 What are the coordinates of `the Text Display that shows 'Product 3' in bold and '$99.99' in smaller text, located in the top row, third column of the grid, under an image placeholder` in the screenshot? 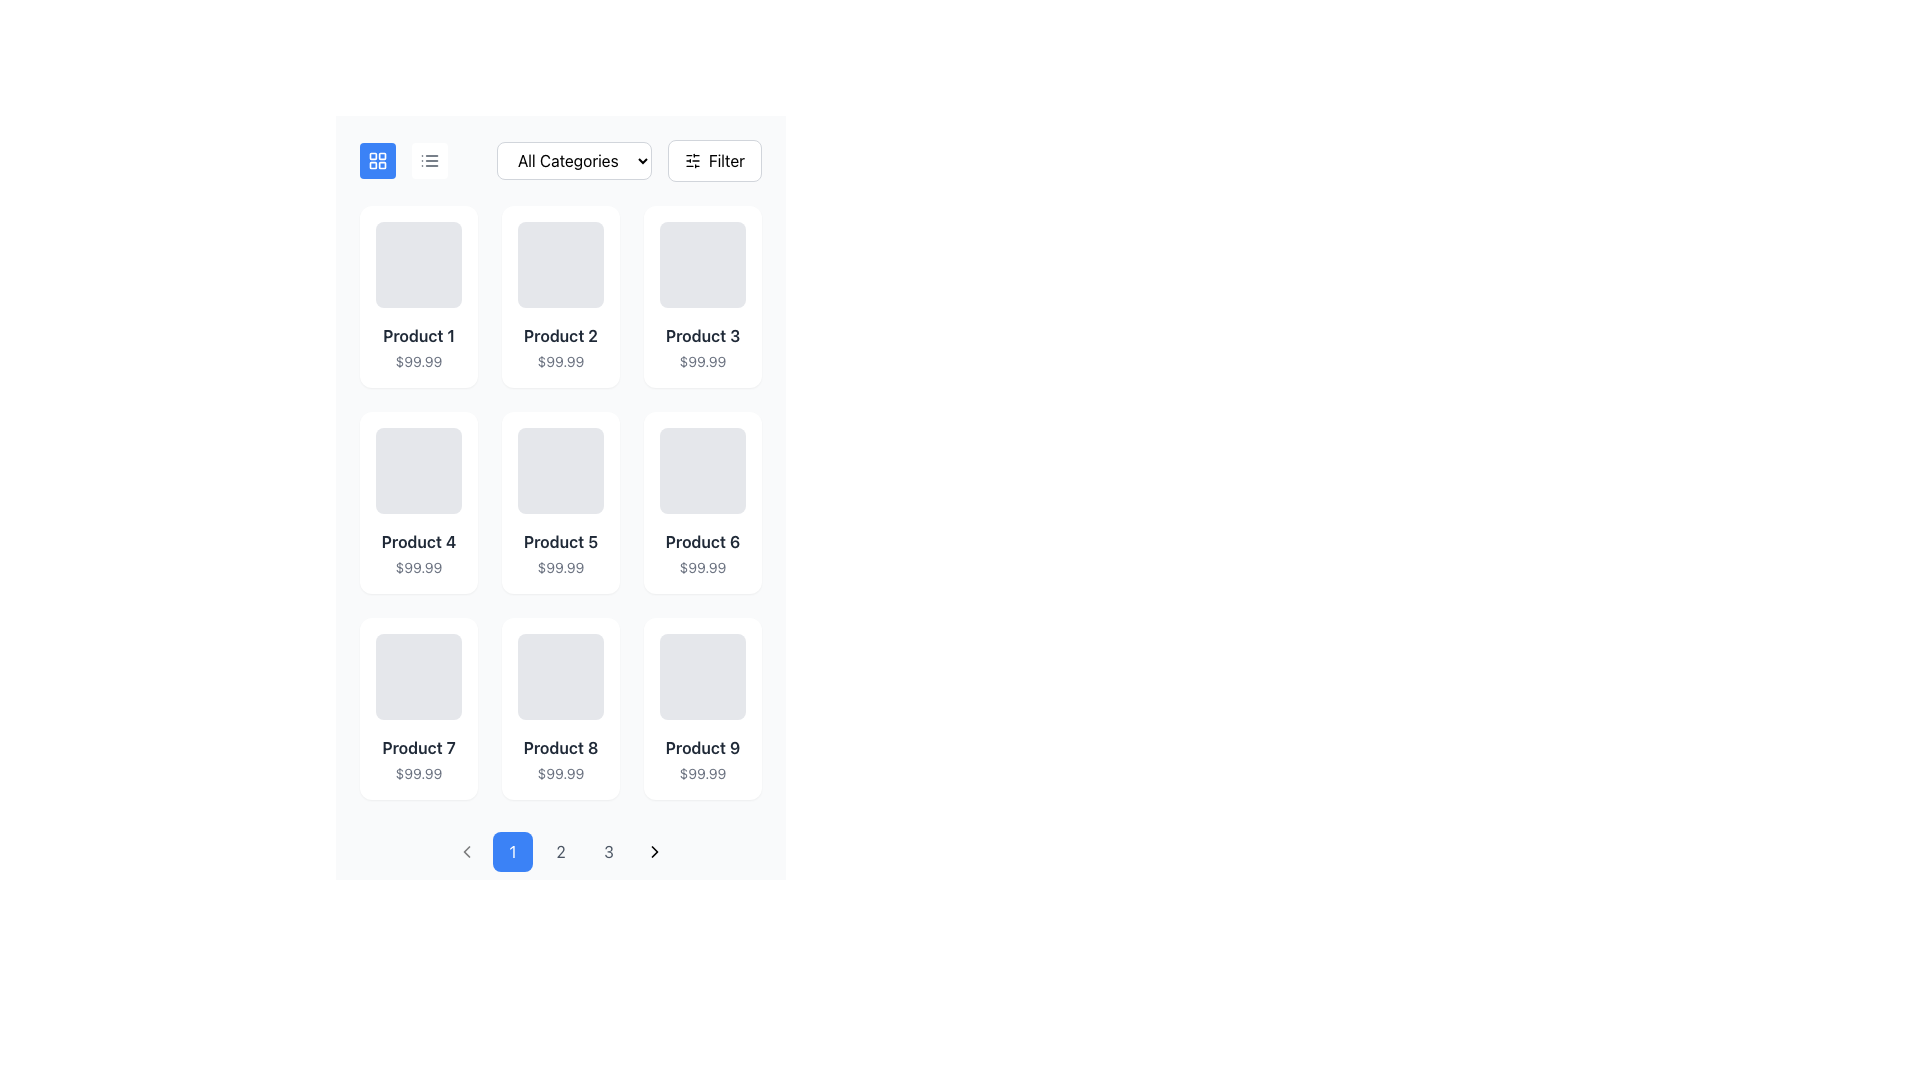 It's located at (702, 346).